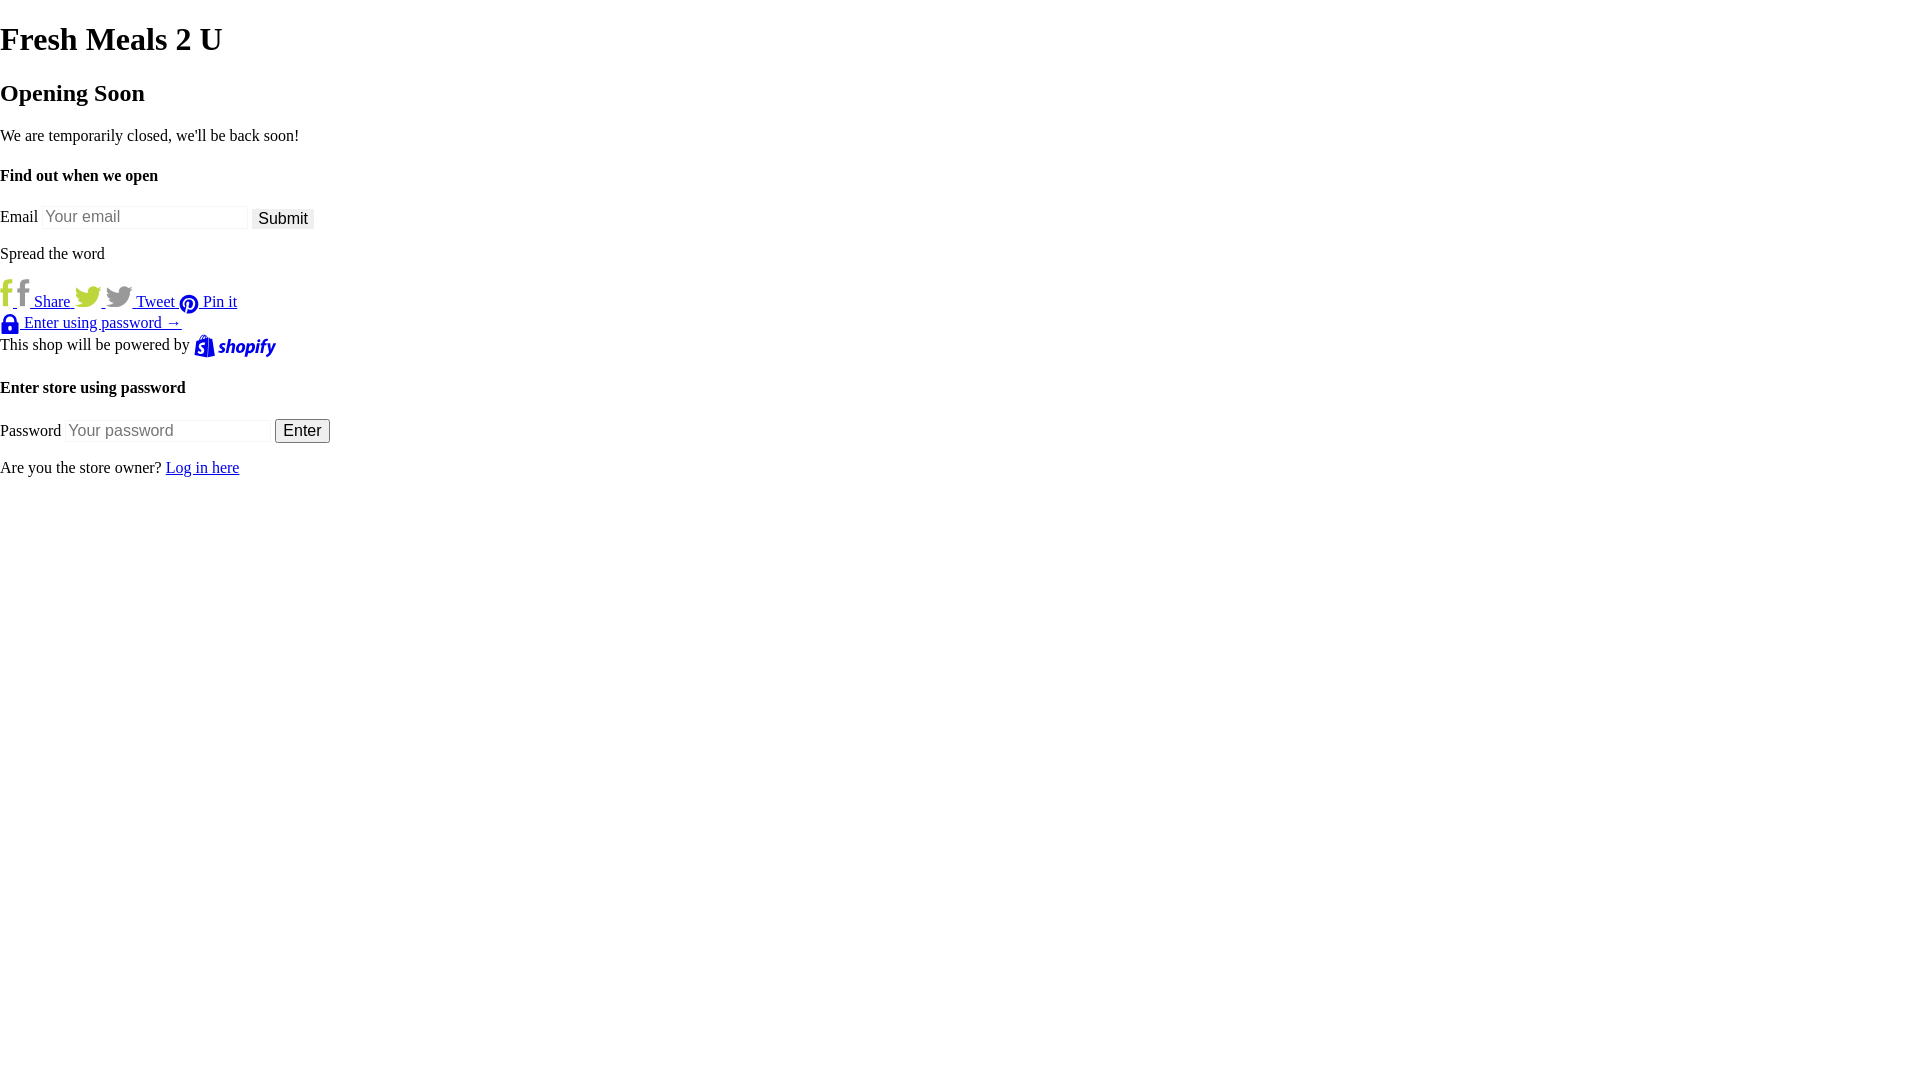 This screenshot has height=1080, width=1920. I want to click on 'Pin it, so click(178, 301).